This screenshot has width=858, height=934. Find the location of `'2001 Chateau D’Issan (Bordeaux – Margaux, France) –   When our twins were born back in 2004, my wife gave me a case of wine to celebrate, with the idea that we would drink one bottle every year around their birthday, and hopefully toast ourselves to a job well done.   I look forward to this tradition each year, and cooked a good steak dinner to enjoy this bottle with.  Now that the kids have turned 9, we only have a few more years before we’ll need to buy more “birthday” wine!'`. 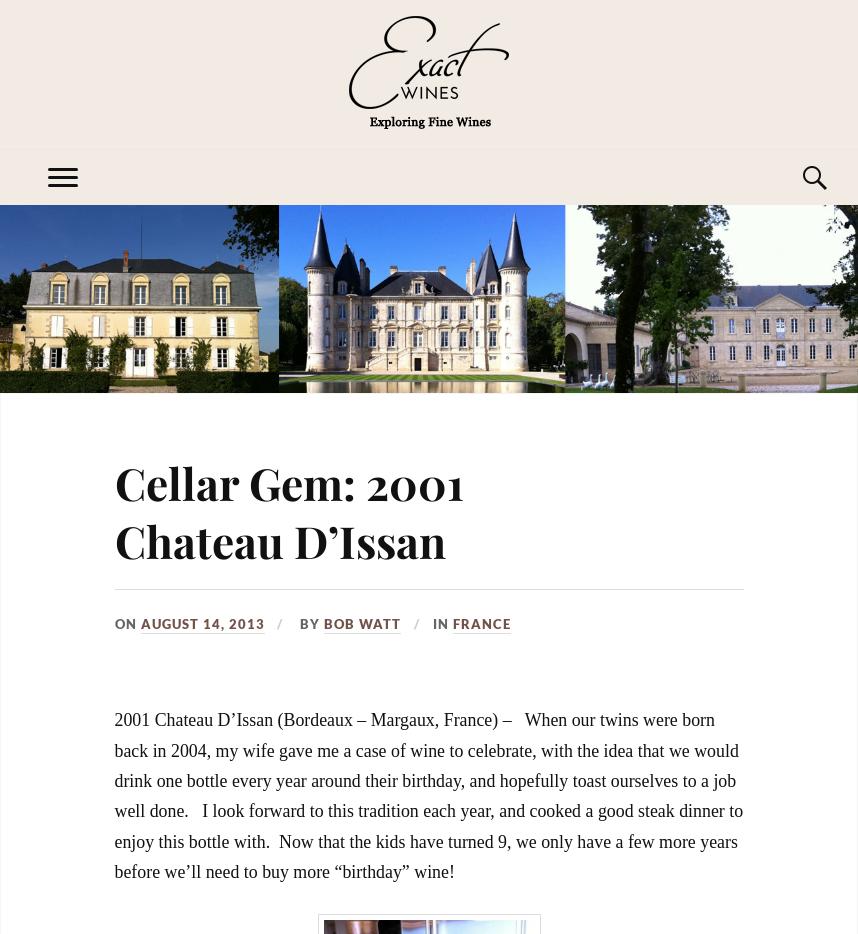

'2001 Chateau D’Issan (Bordeaux – Margaux, France) –   When our twins were born back in 2004, my wife gave me a case of wine to celebrate, with the idea that we would drink one bottle every year around their birthday, and hopefully toast ourselves to a job well done.   I look forward to this tradition each year, and cooked a good steak dinner to enjoy this bottle with.  Now that the kids have turned 9, we only have a few more years before we’ll need to buy more “birthday” wine!' is located at coordinates (427, 795).